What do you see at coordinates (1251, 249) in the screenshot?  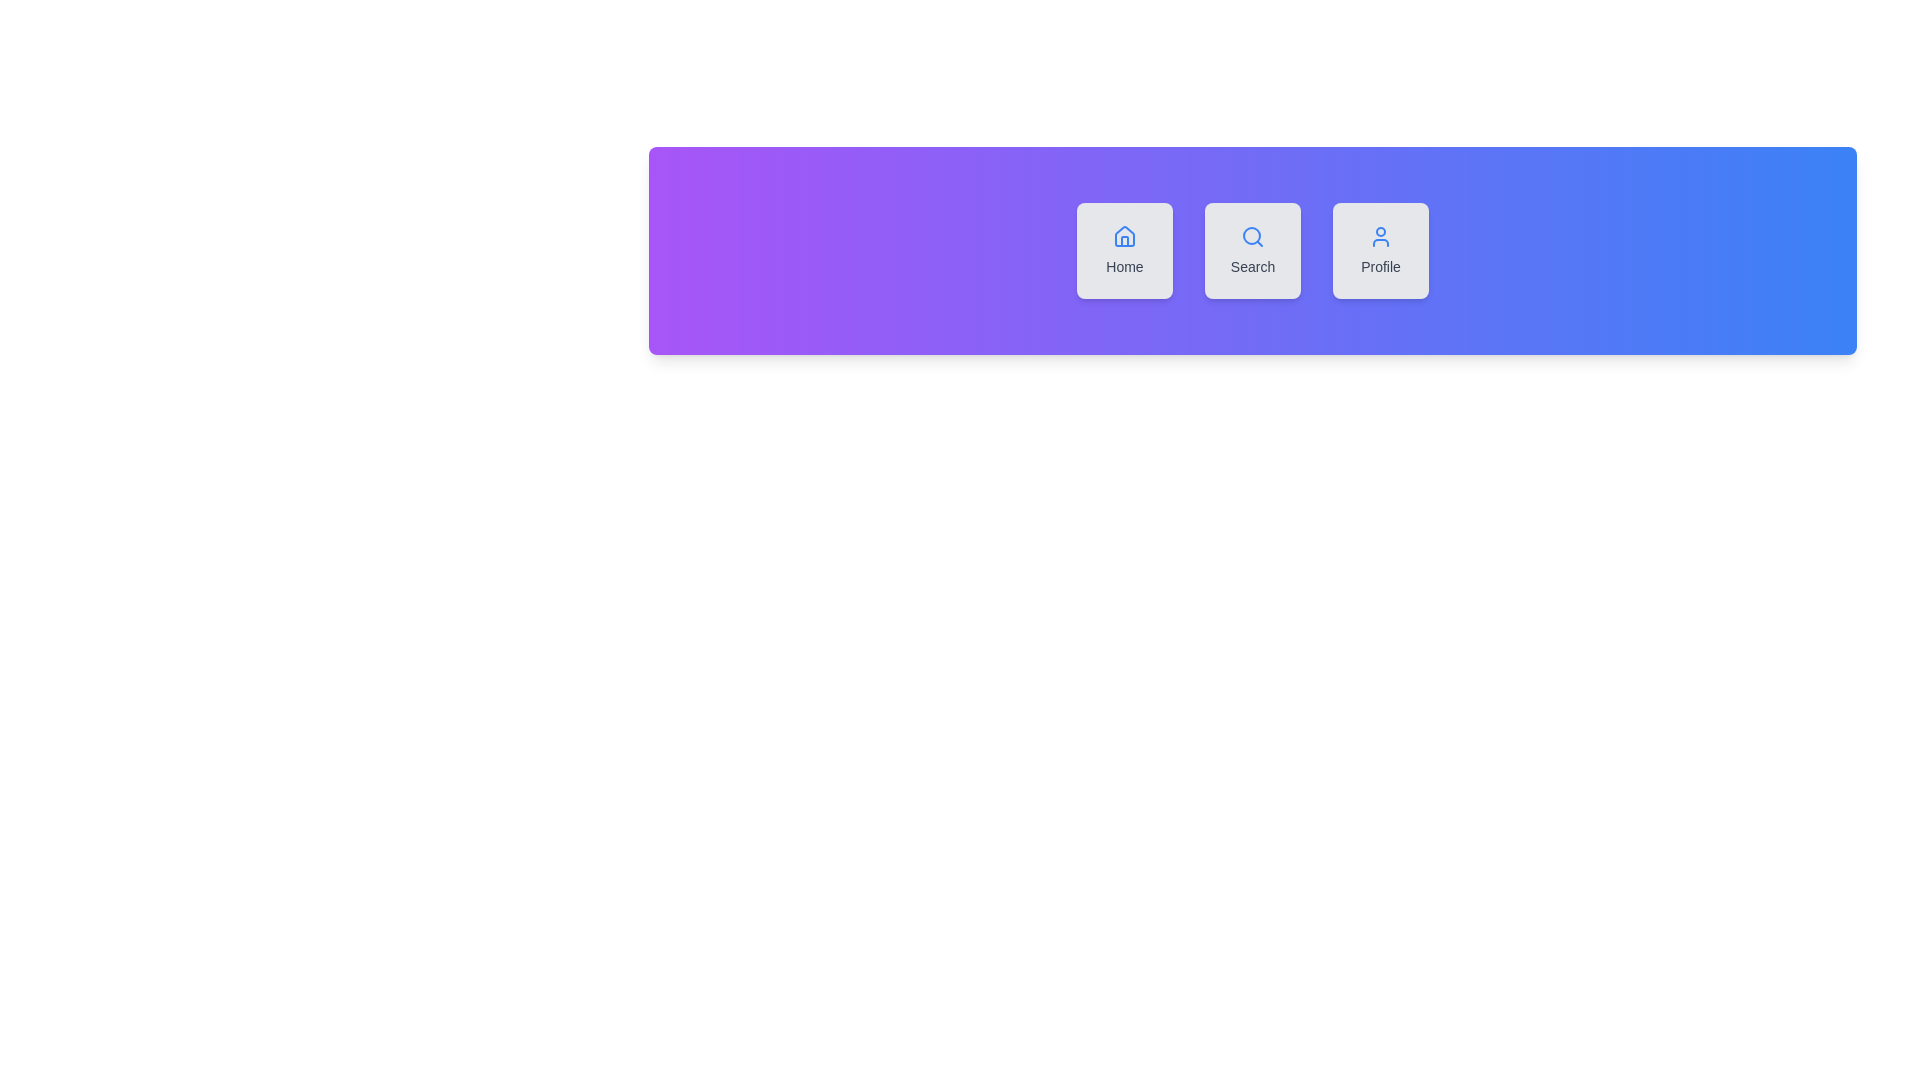 I see `the second button in a row of three, positioned between the 'Home' and 'Profile' buttons` at bounding box center [1251, 249].